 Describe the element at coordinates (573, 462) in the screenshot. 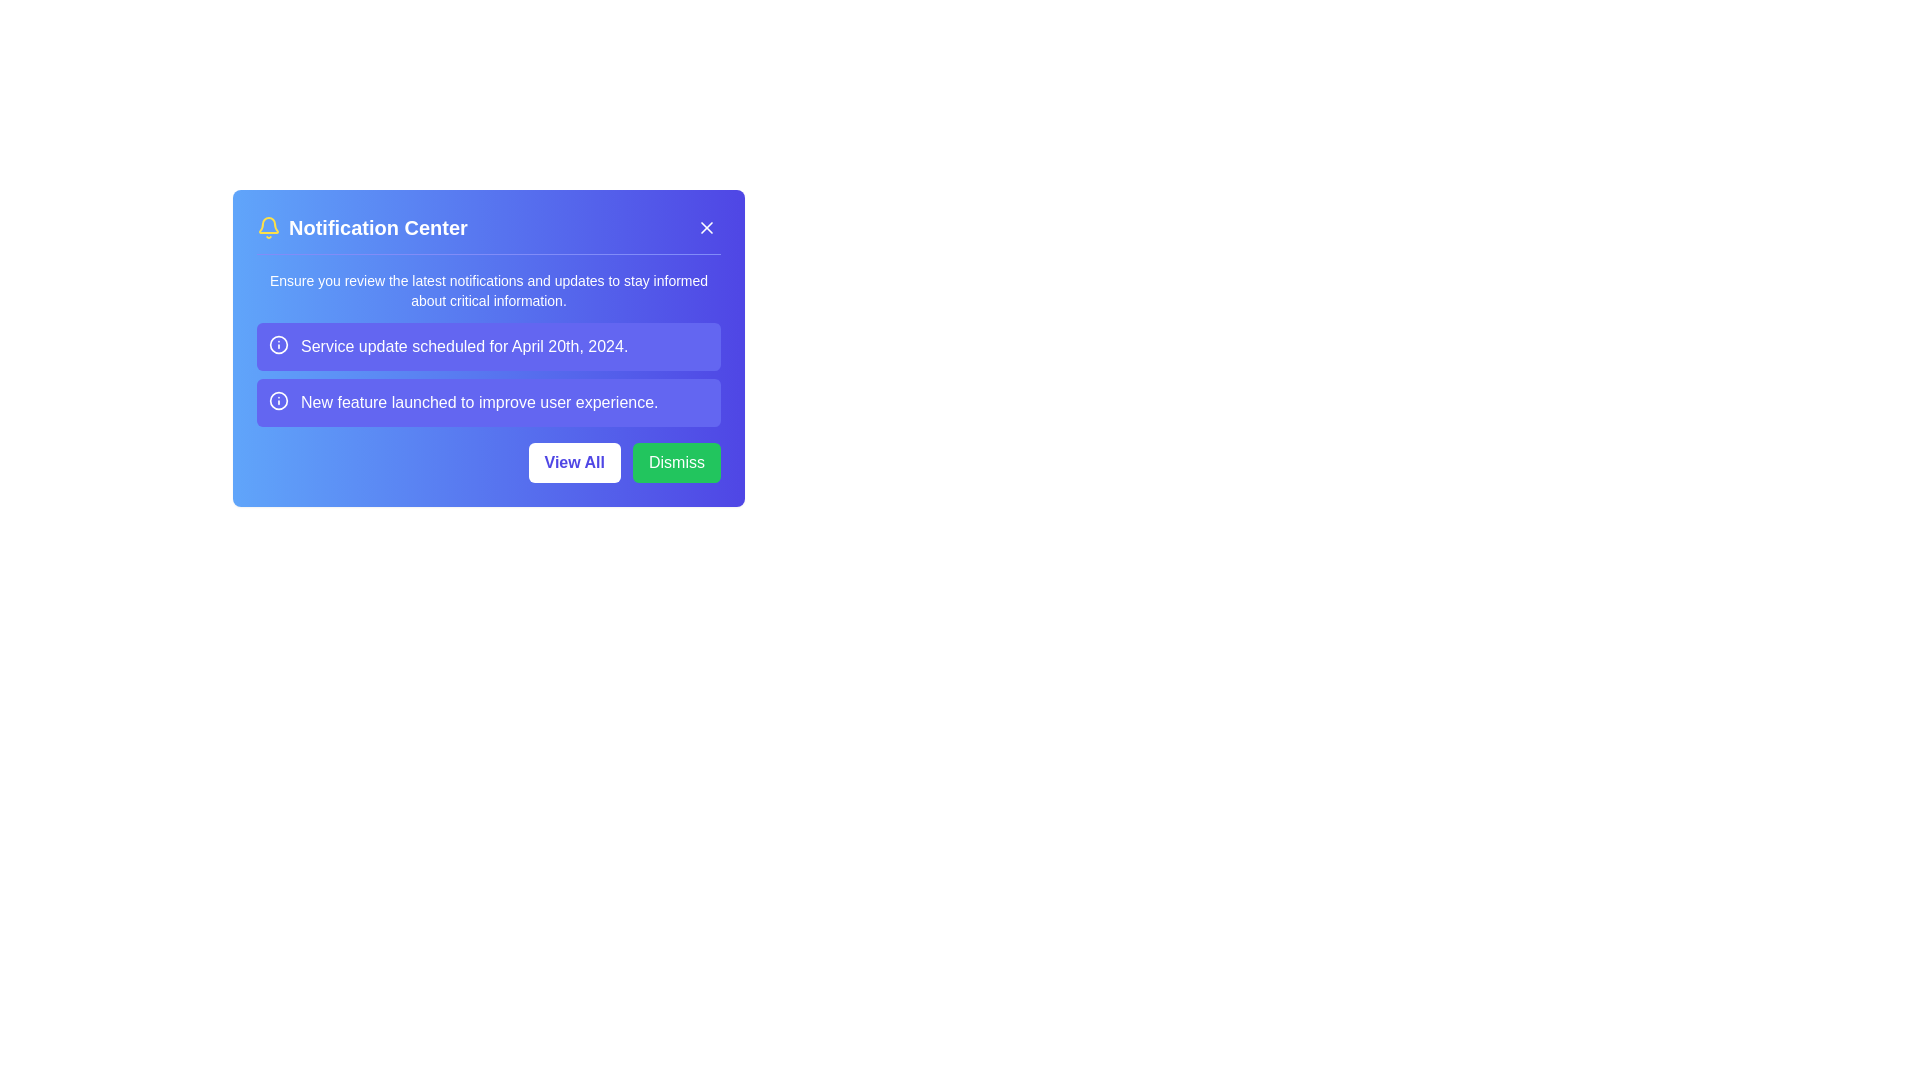

I see `the 'View All' button located in the bottom-right area of the Notification Center` at that location.